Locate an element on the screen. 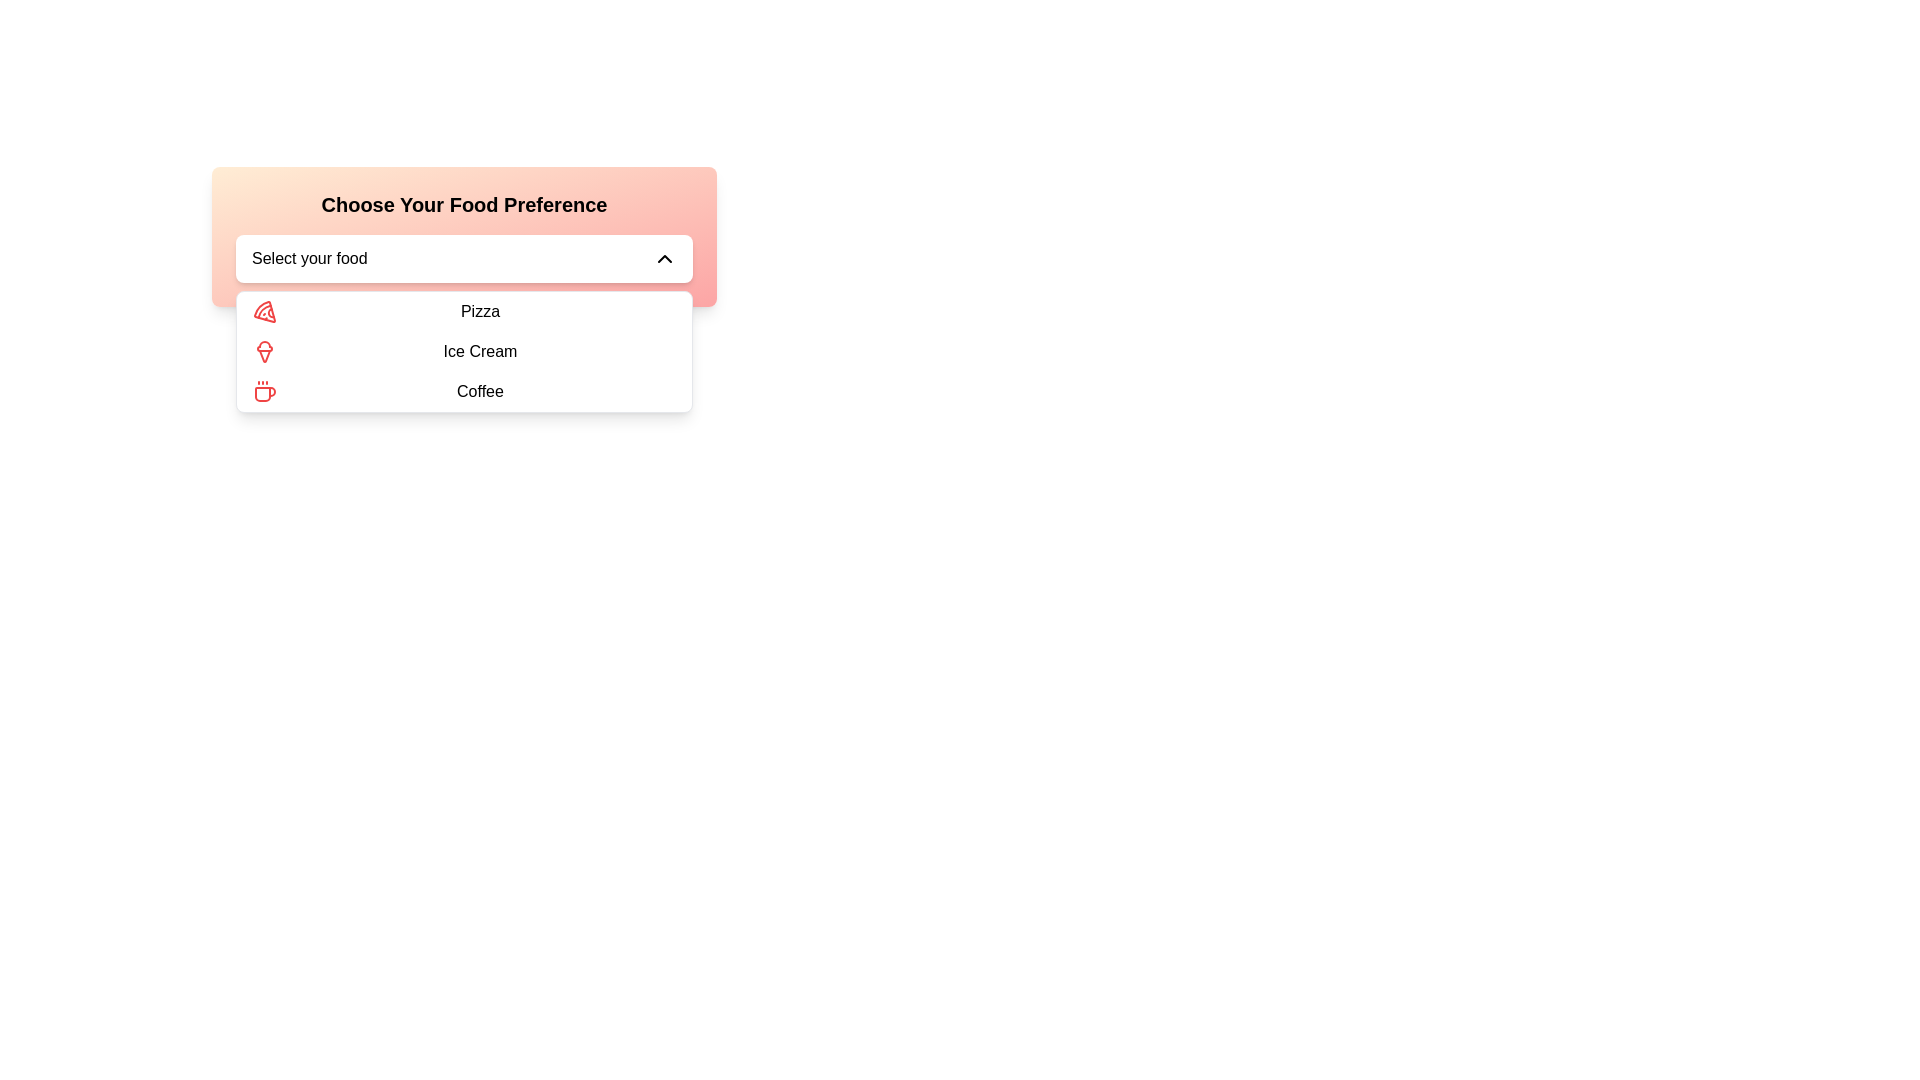  the 'Pizza' text label is located at coordinates (480, 312).